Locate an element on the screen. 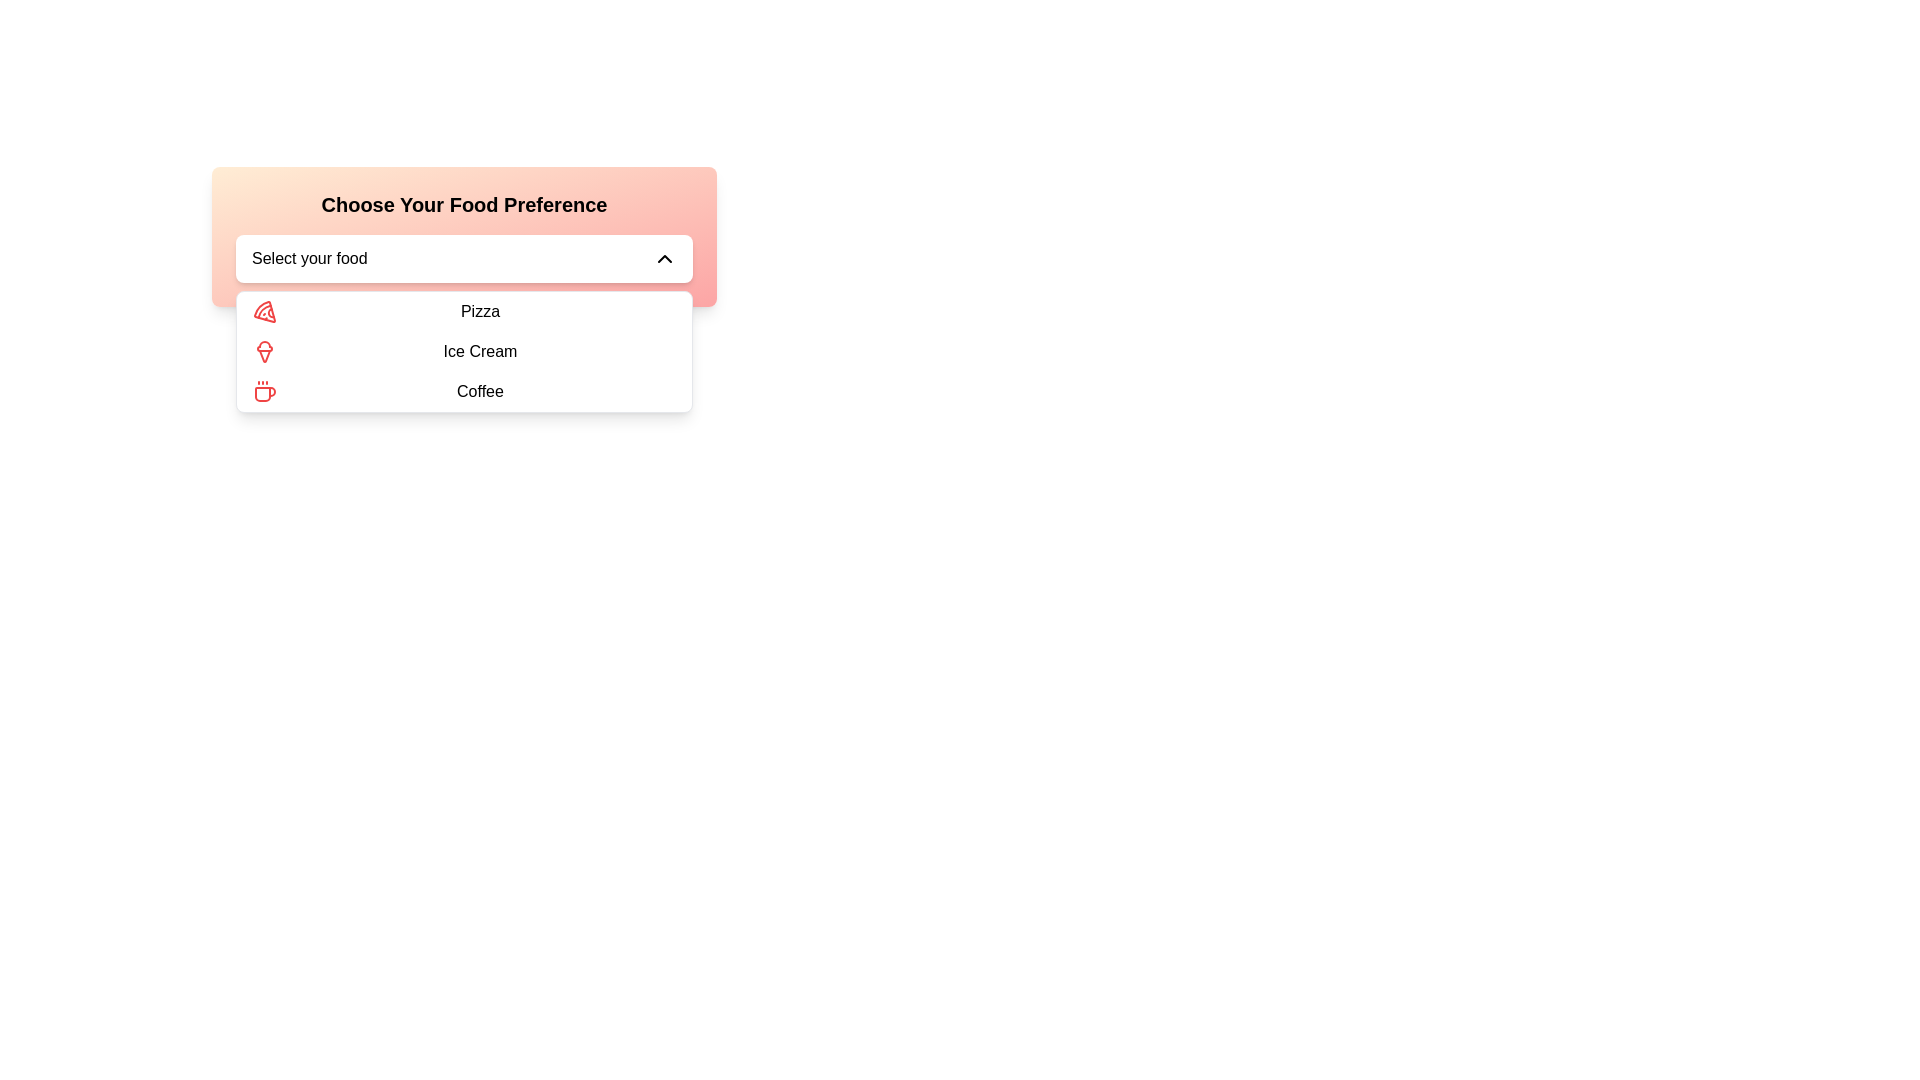  the 'Pizza' text label is located at coordinates (480, 312).